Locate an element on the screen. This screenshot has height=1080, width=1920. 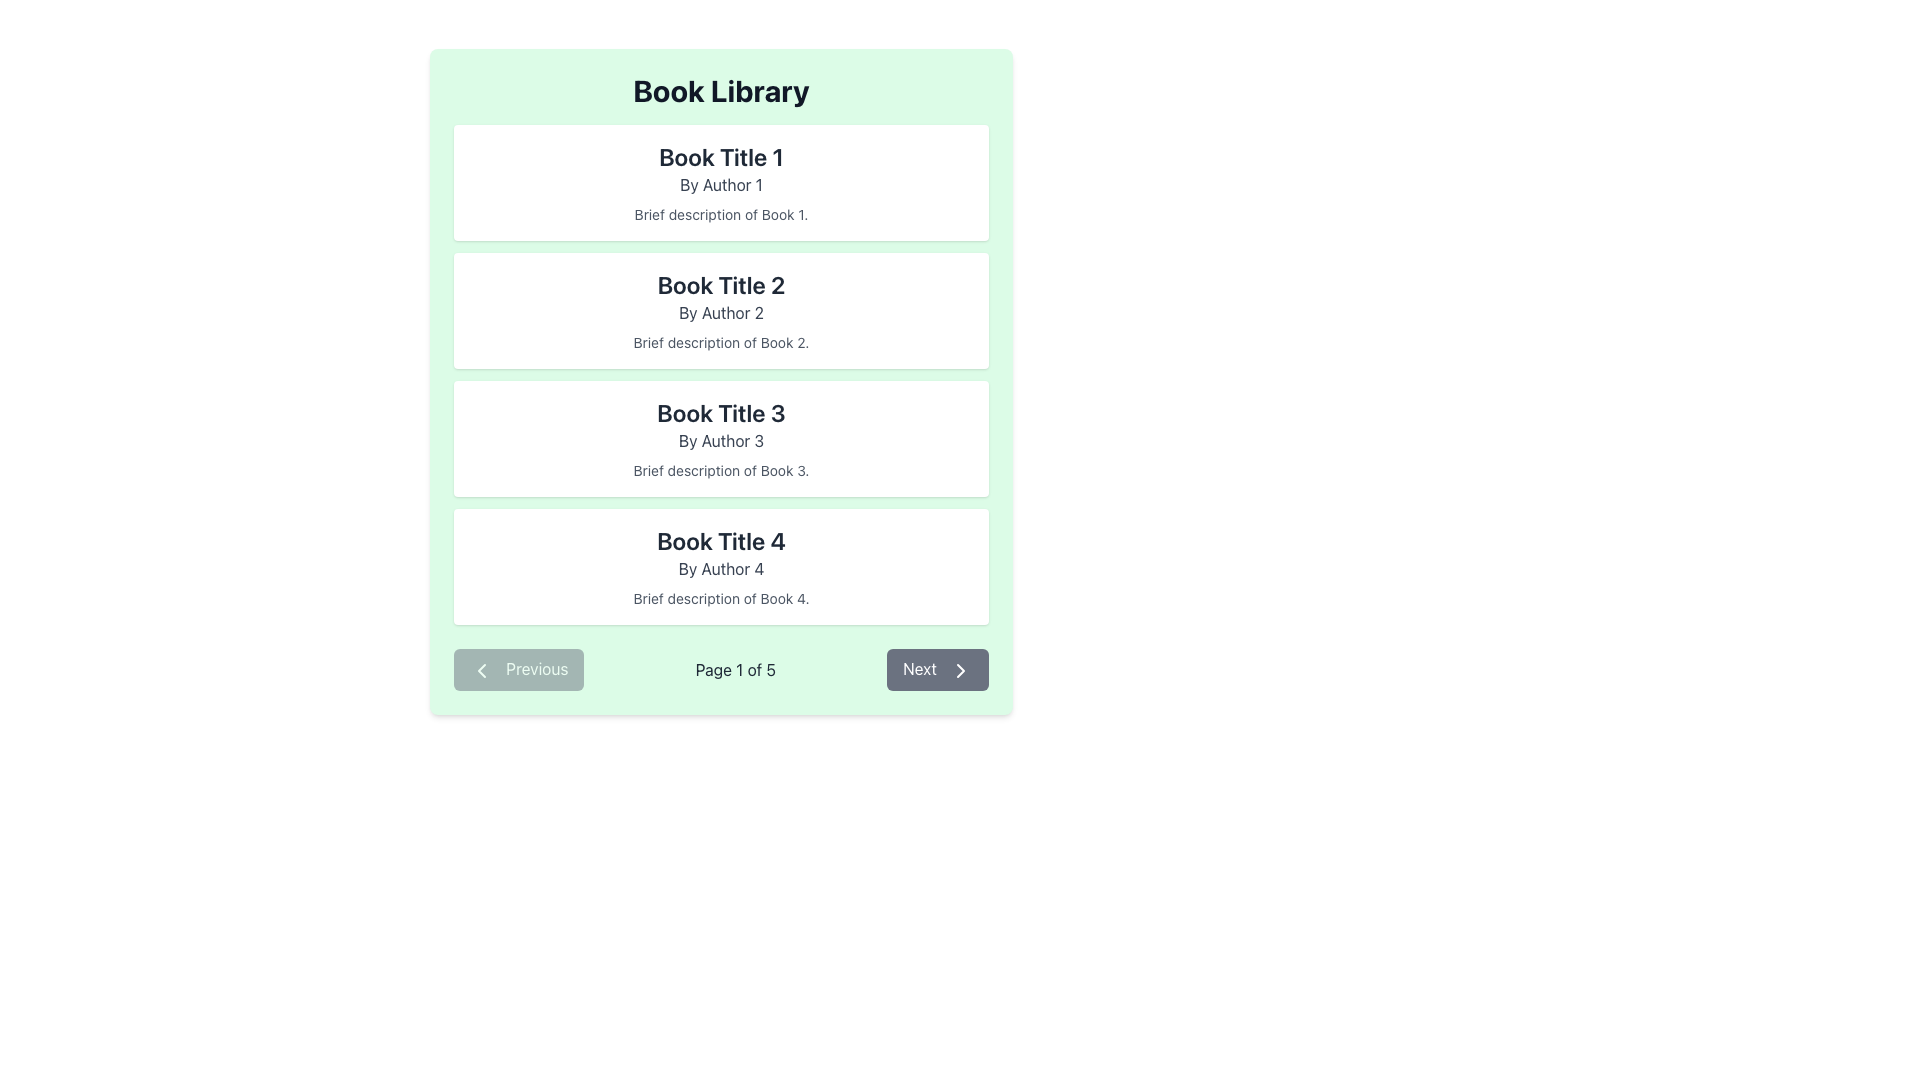
the static text element that provides a brief description related to 'Book 3', located below the author text 'By Author 3' is located at coordinates (720, 470).